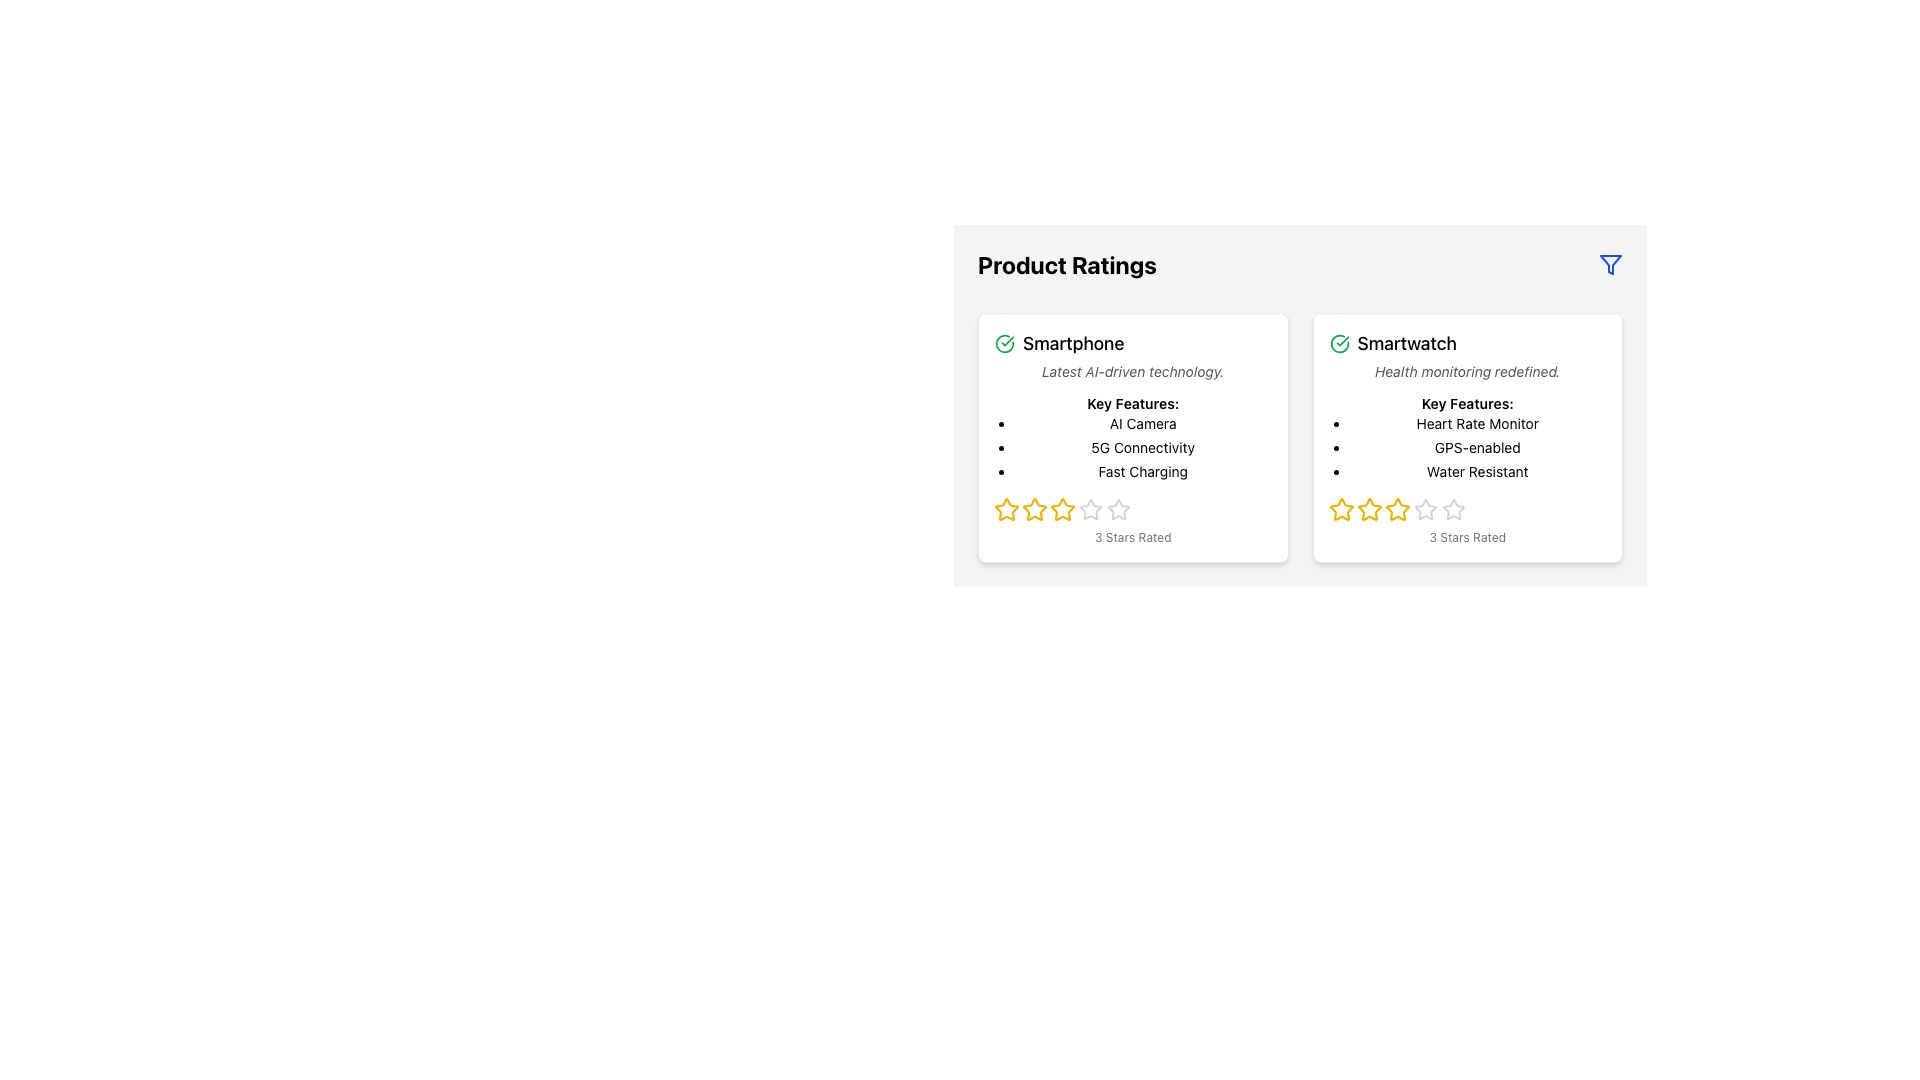  Describe the element at coordinates (1341, 508) in the screenshot. I see `the third star in the five-star rating icon series for the product labeled 'Smartwatch'` at that location.